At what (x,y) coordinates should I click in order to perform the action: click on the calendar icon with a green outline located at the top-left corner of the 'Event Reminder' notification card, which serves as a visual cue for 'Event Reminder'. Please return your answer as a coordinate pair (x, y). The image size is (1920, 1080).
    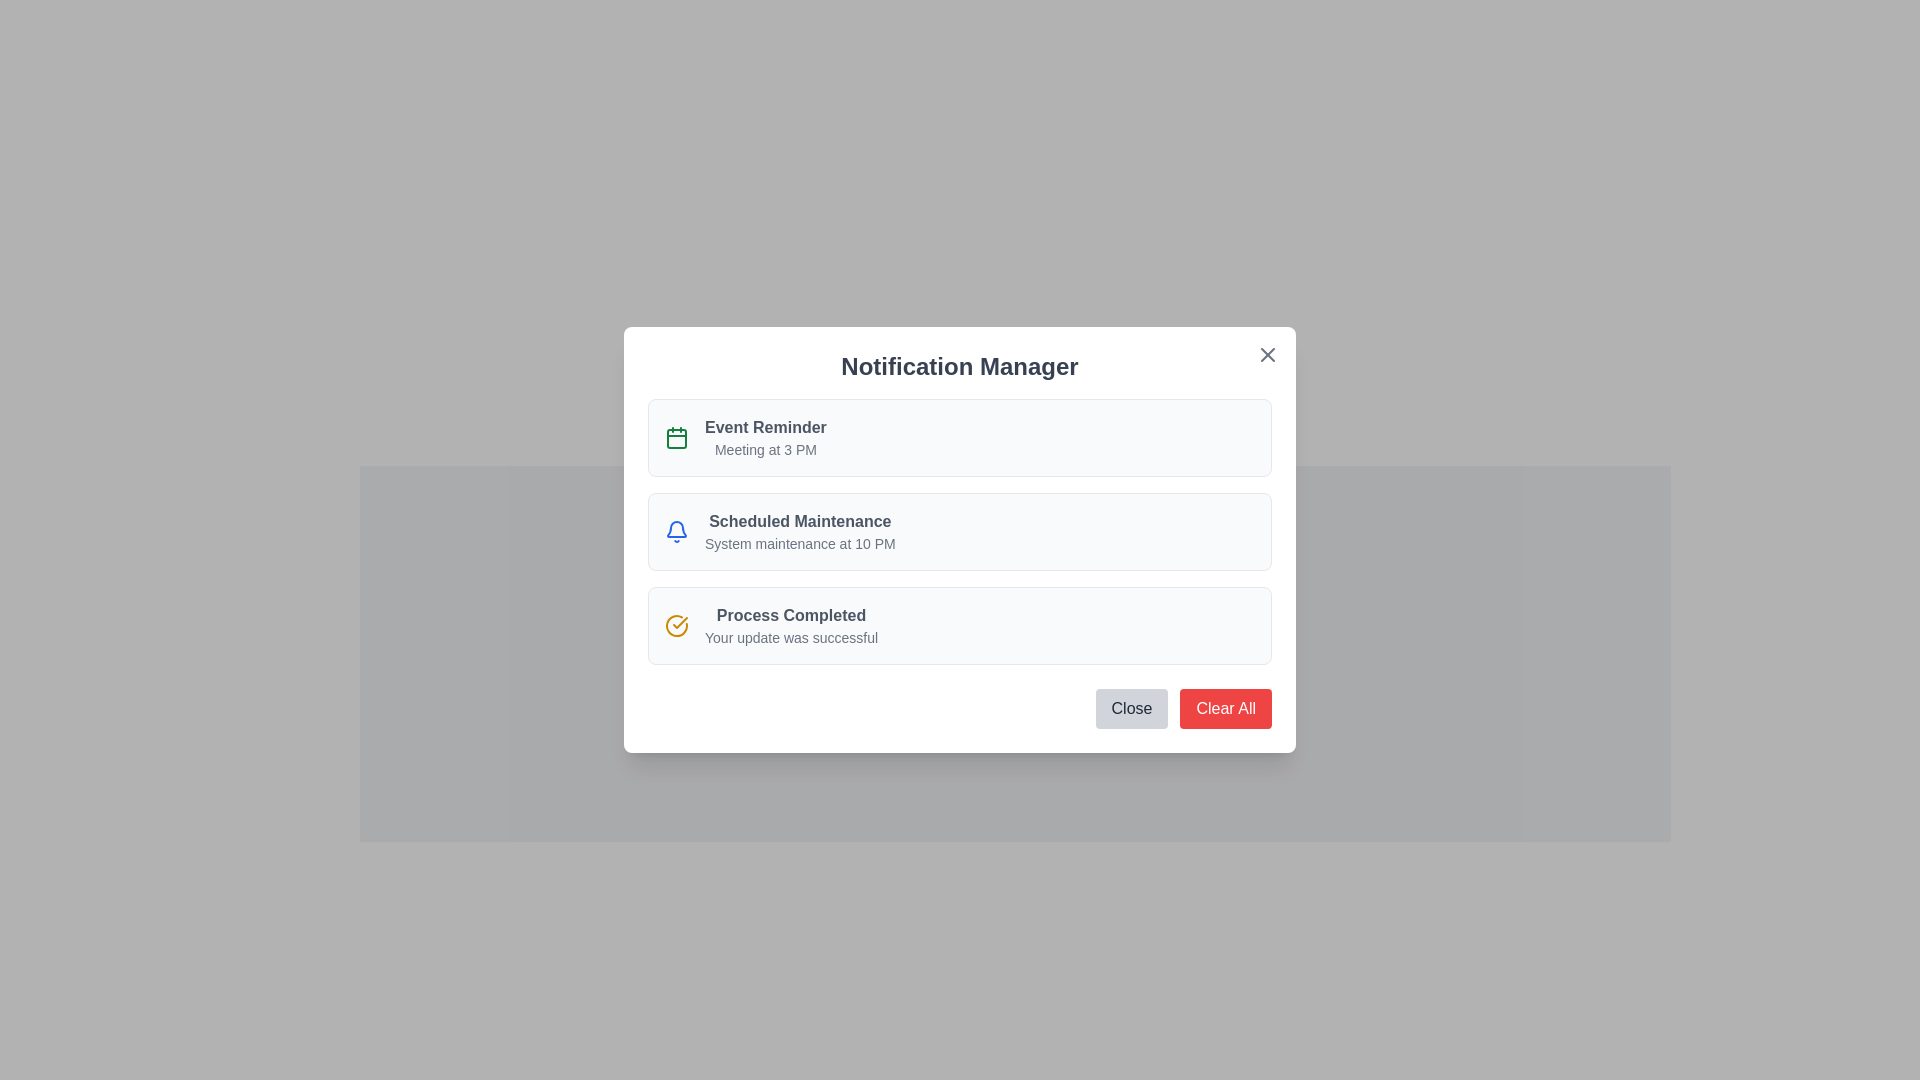
    Looking at the image, I should click on (676, 437).